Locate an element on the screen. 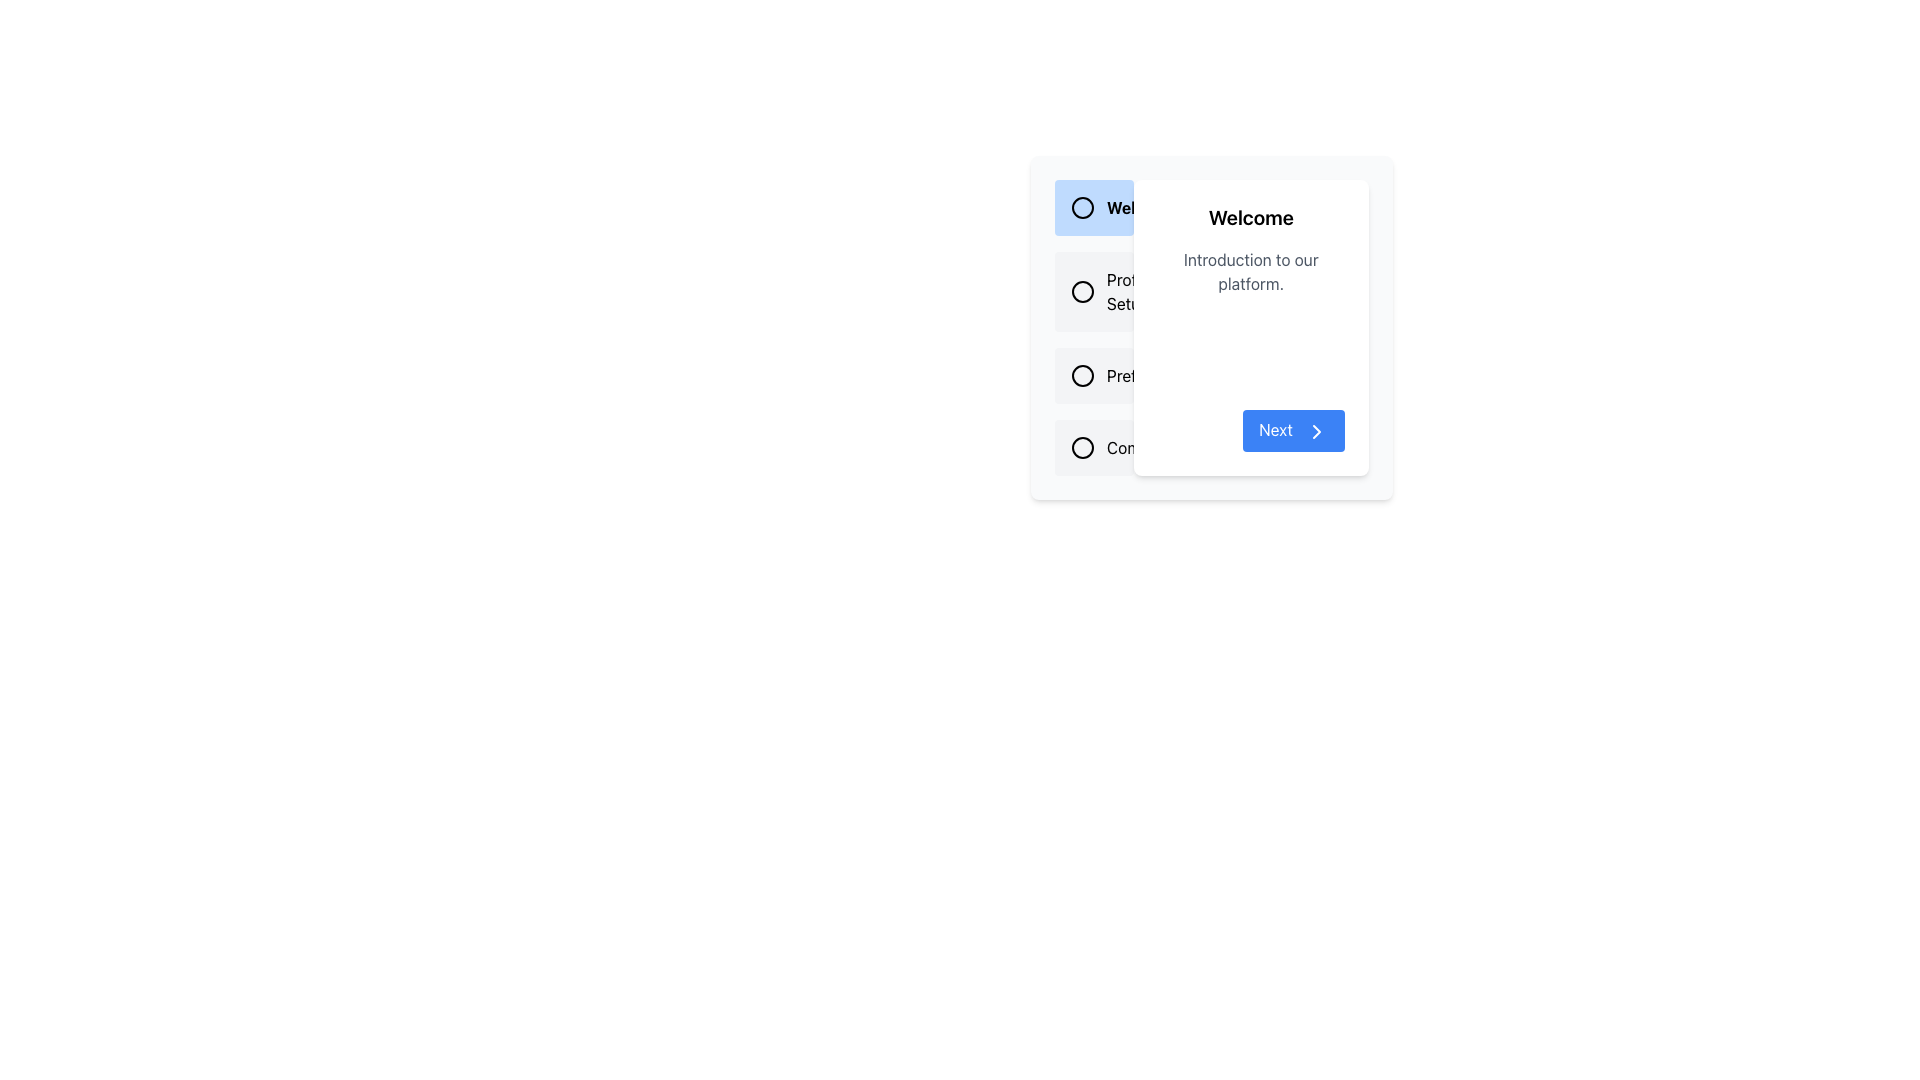 The image size is (1920, 1080). the active radio button labeled 'Welcome' located at the top of the list in the sidebar is located at coordinates (1093, 208).